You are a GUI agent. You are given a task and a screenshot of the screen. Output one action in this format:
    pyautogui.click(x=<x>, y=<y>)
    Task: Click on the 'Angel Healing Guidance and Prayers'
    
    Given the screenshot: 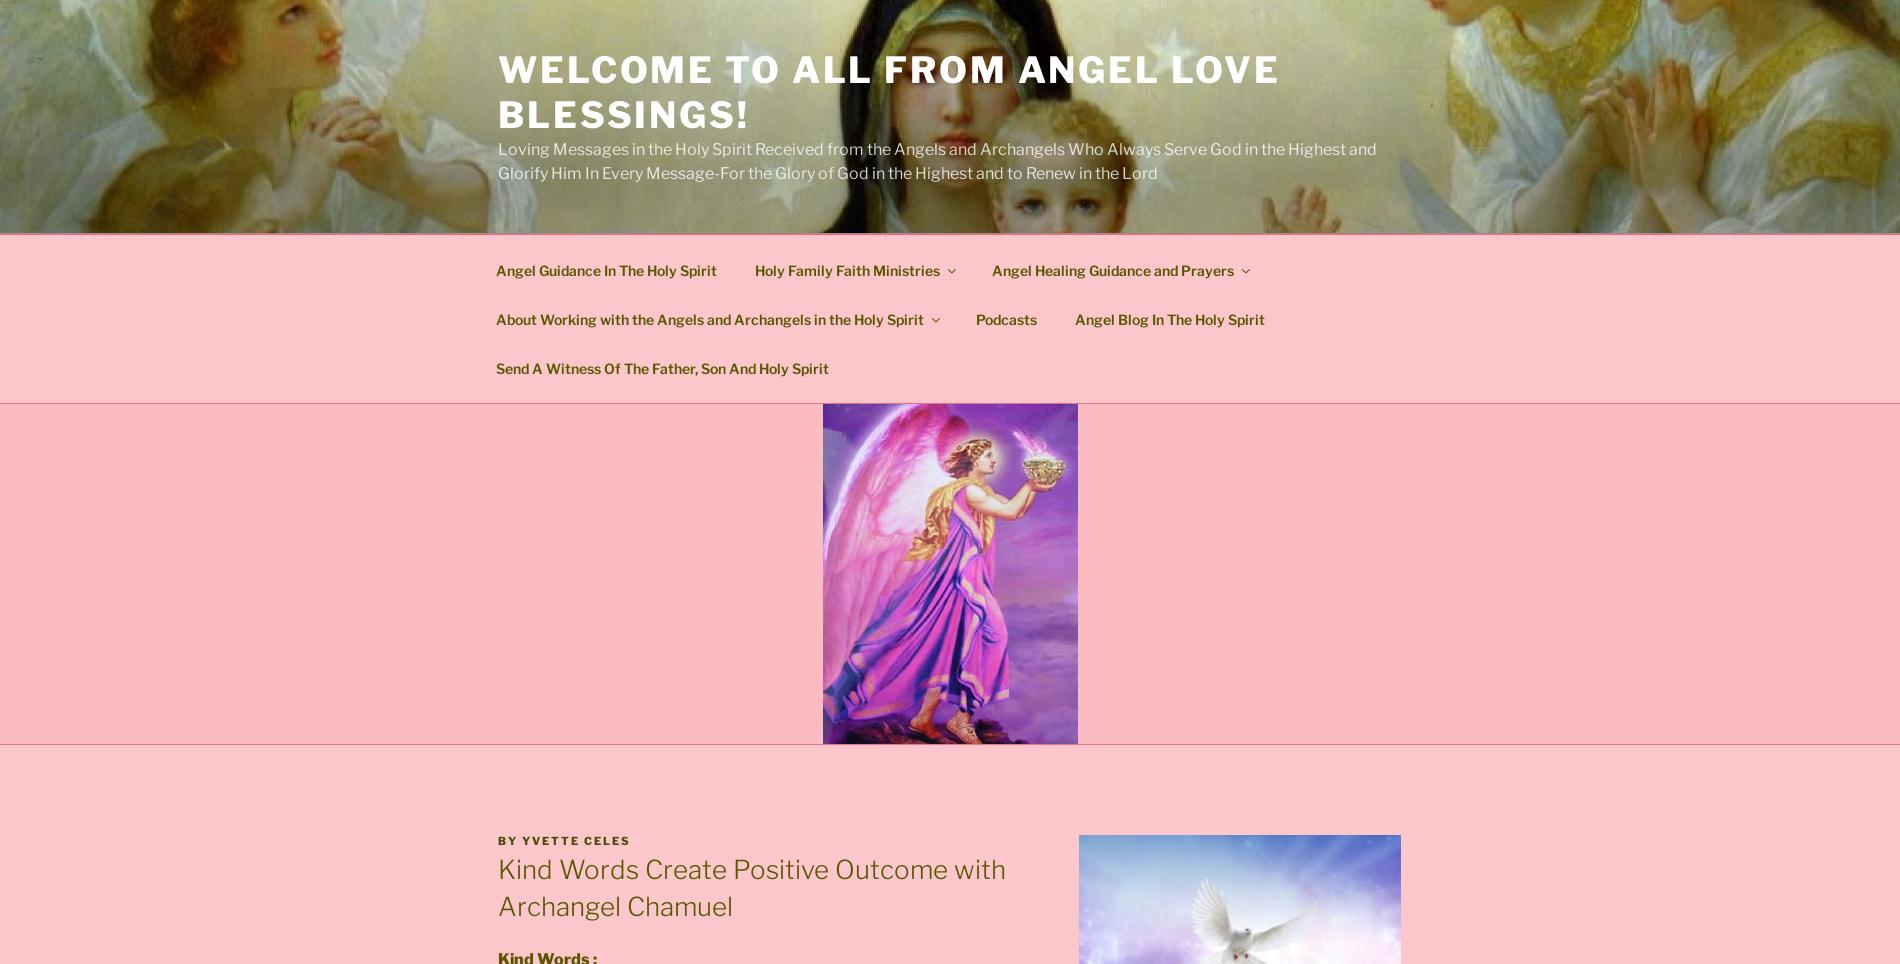 What is the action you would take?
    pyautogui.click(x=991, y=268)
    